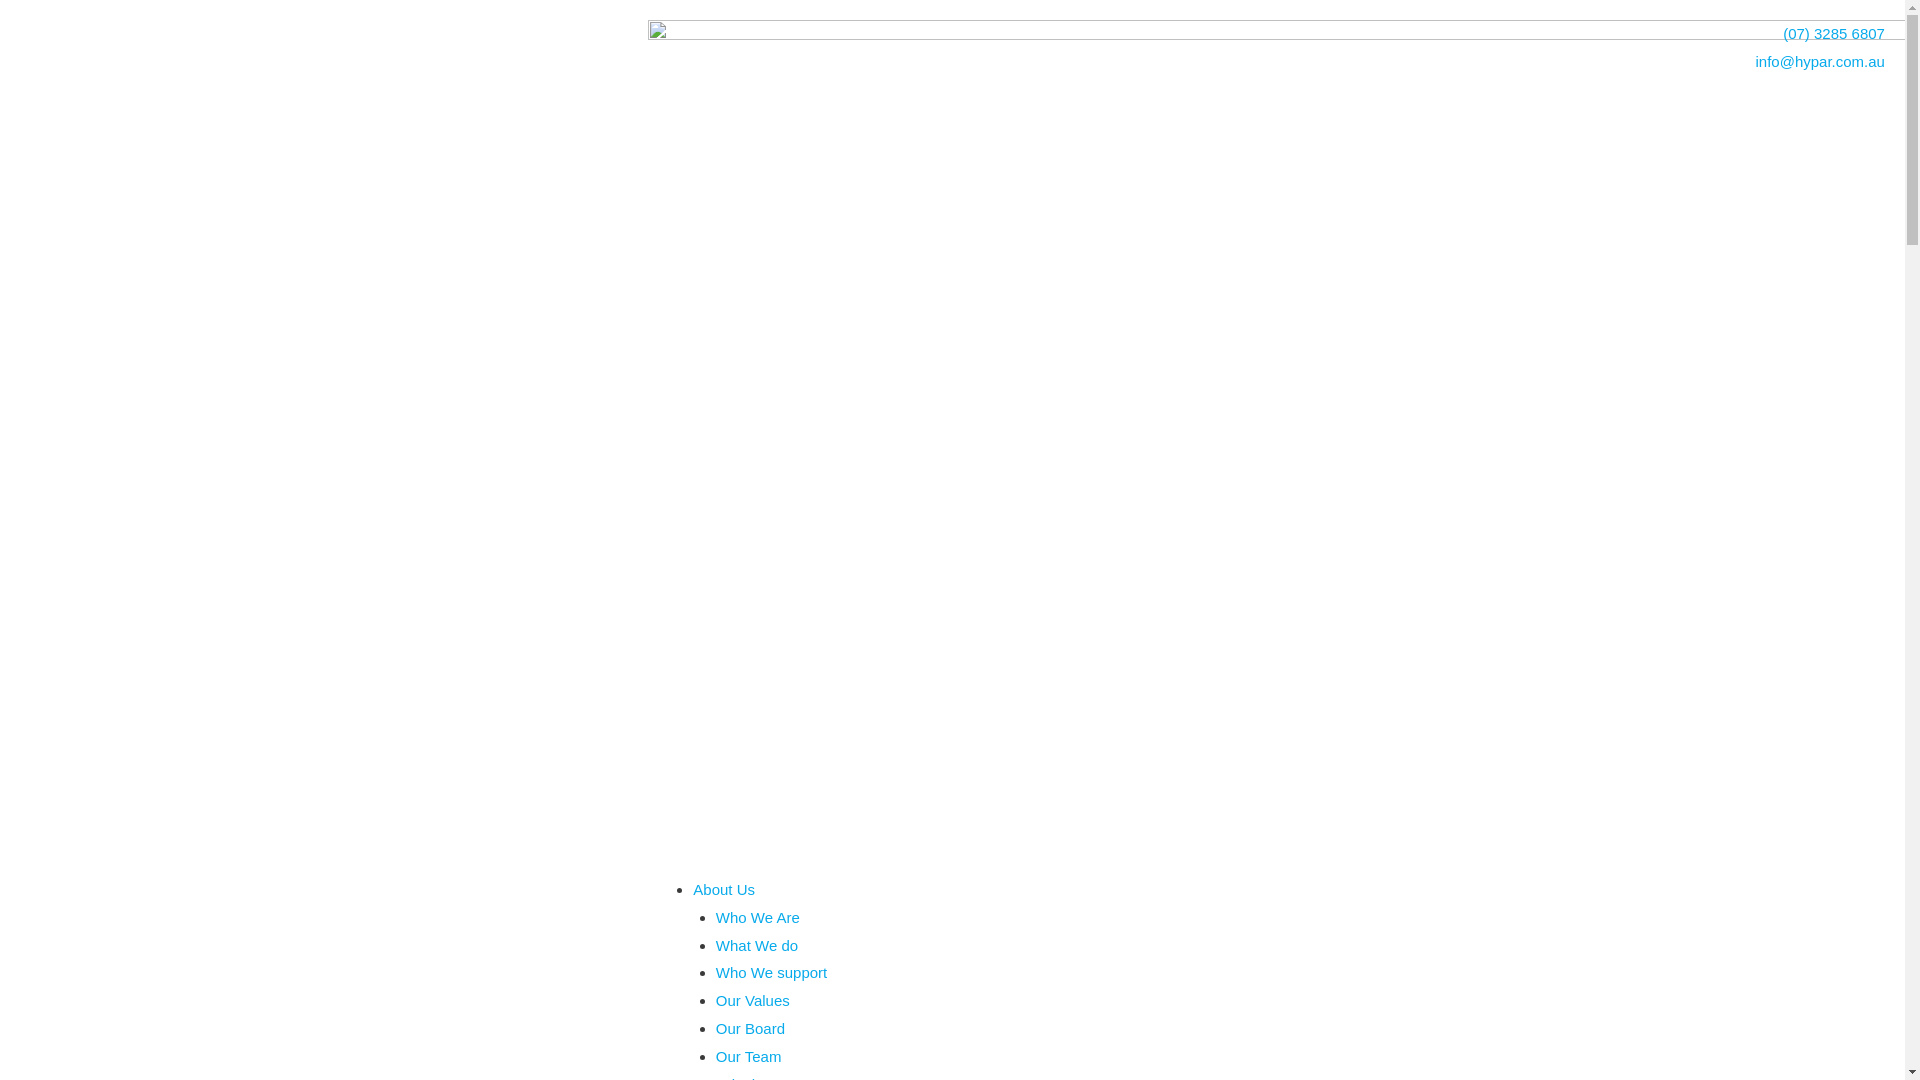 This screenshot has width=1920, height=1080. Describe the element at coordinates (723, 888) in the screenshot. I see `'About Us'` at that location.